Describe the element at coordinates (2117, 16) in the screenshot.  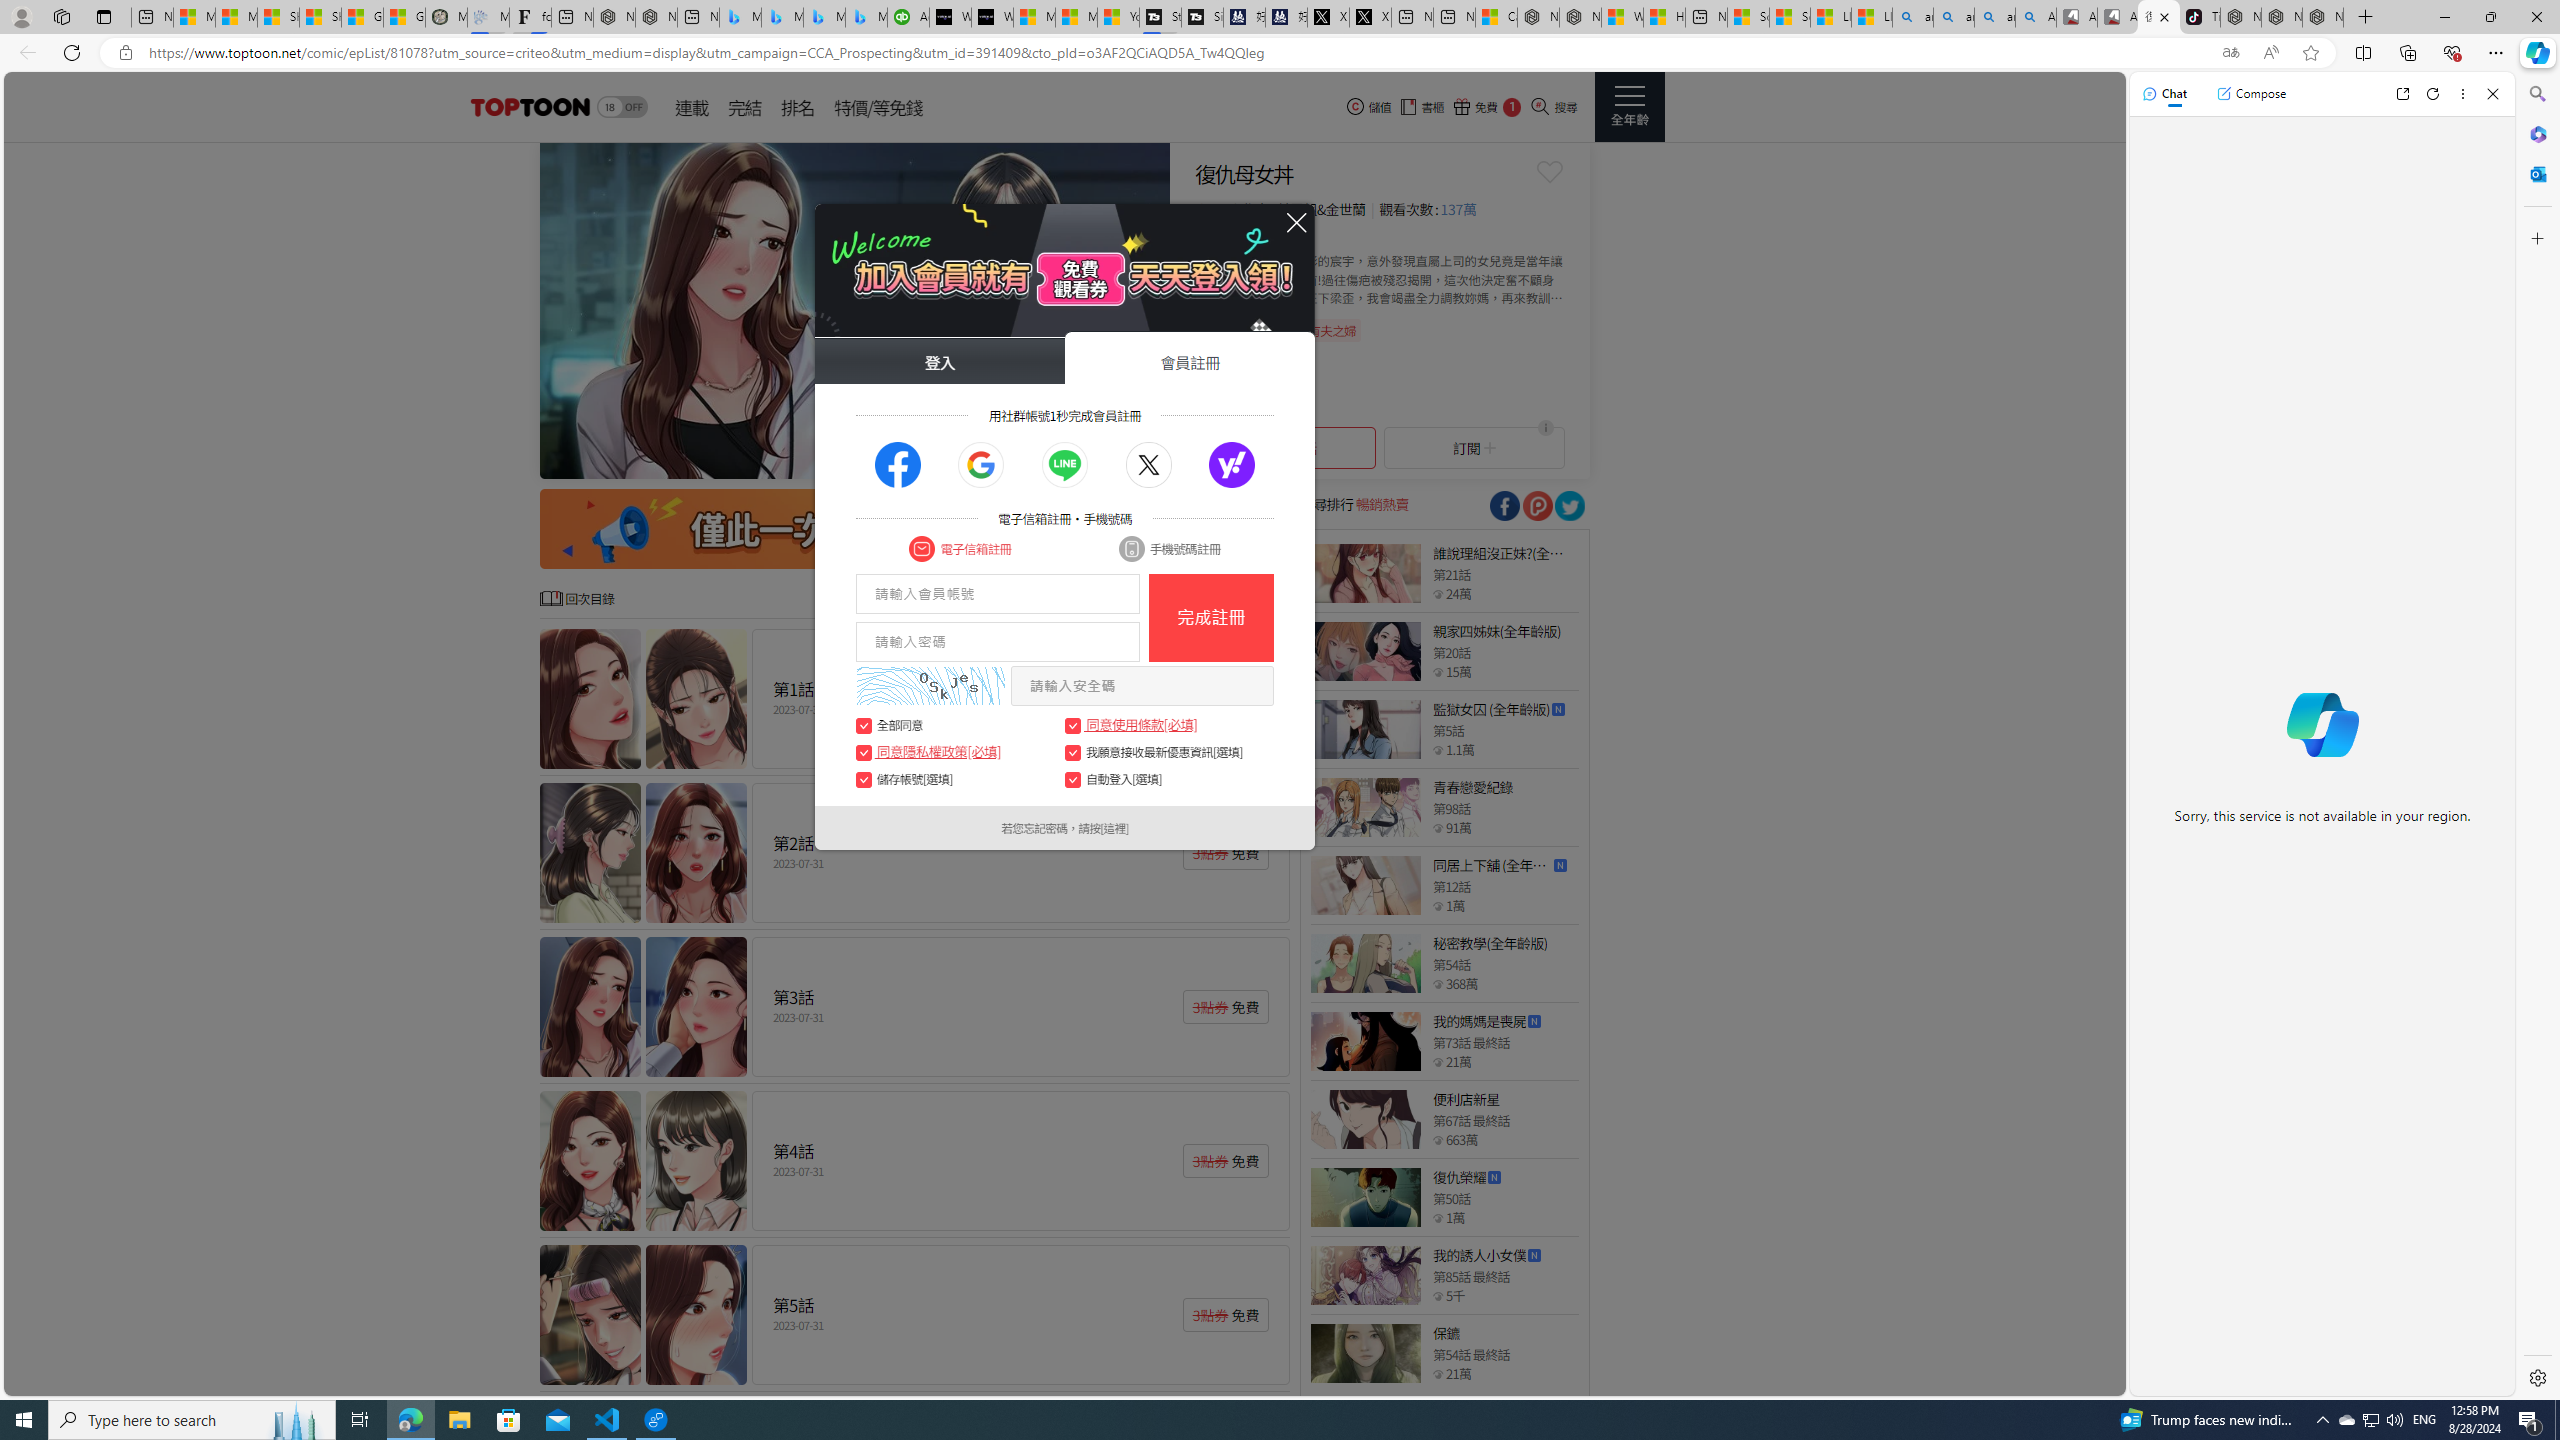
I see `'All Cubot phones'` at that location.